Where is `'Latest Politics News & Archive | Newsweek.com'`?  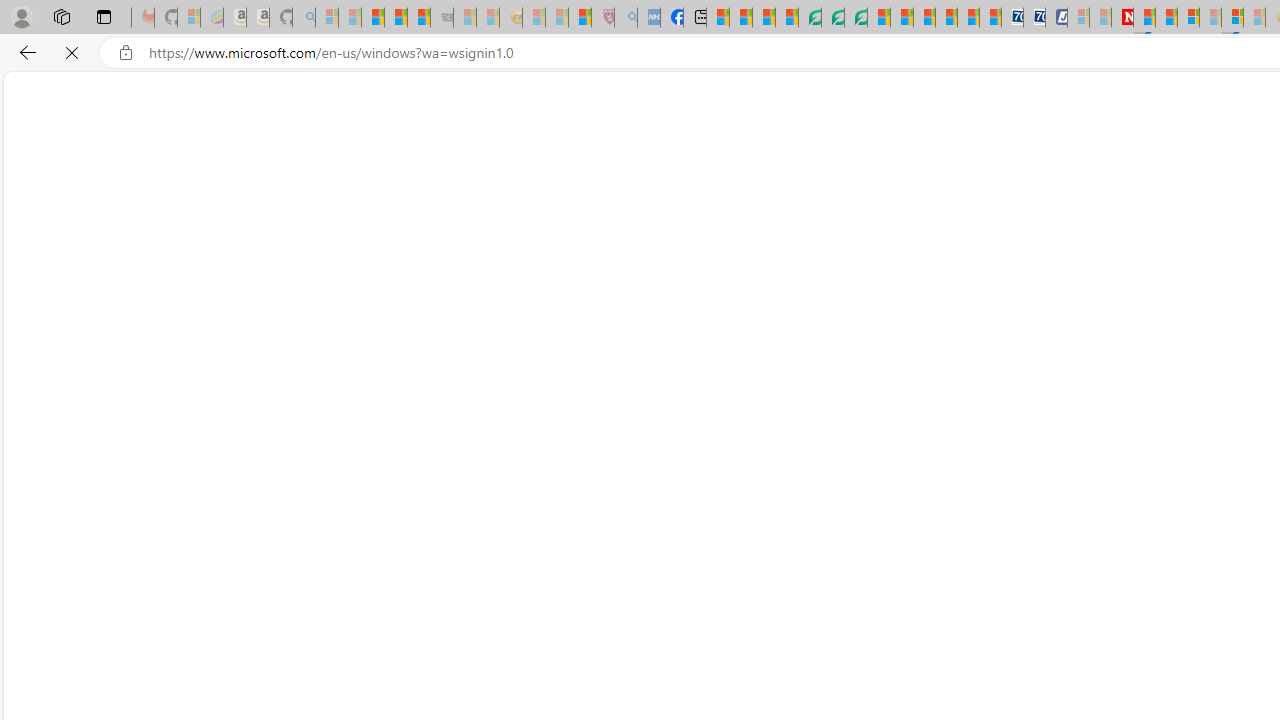 'Latest Politics News & Archive | Newsweek.com' is located at coordinates (1122, 17).